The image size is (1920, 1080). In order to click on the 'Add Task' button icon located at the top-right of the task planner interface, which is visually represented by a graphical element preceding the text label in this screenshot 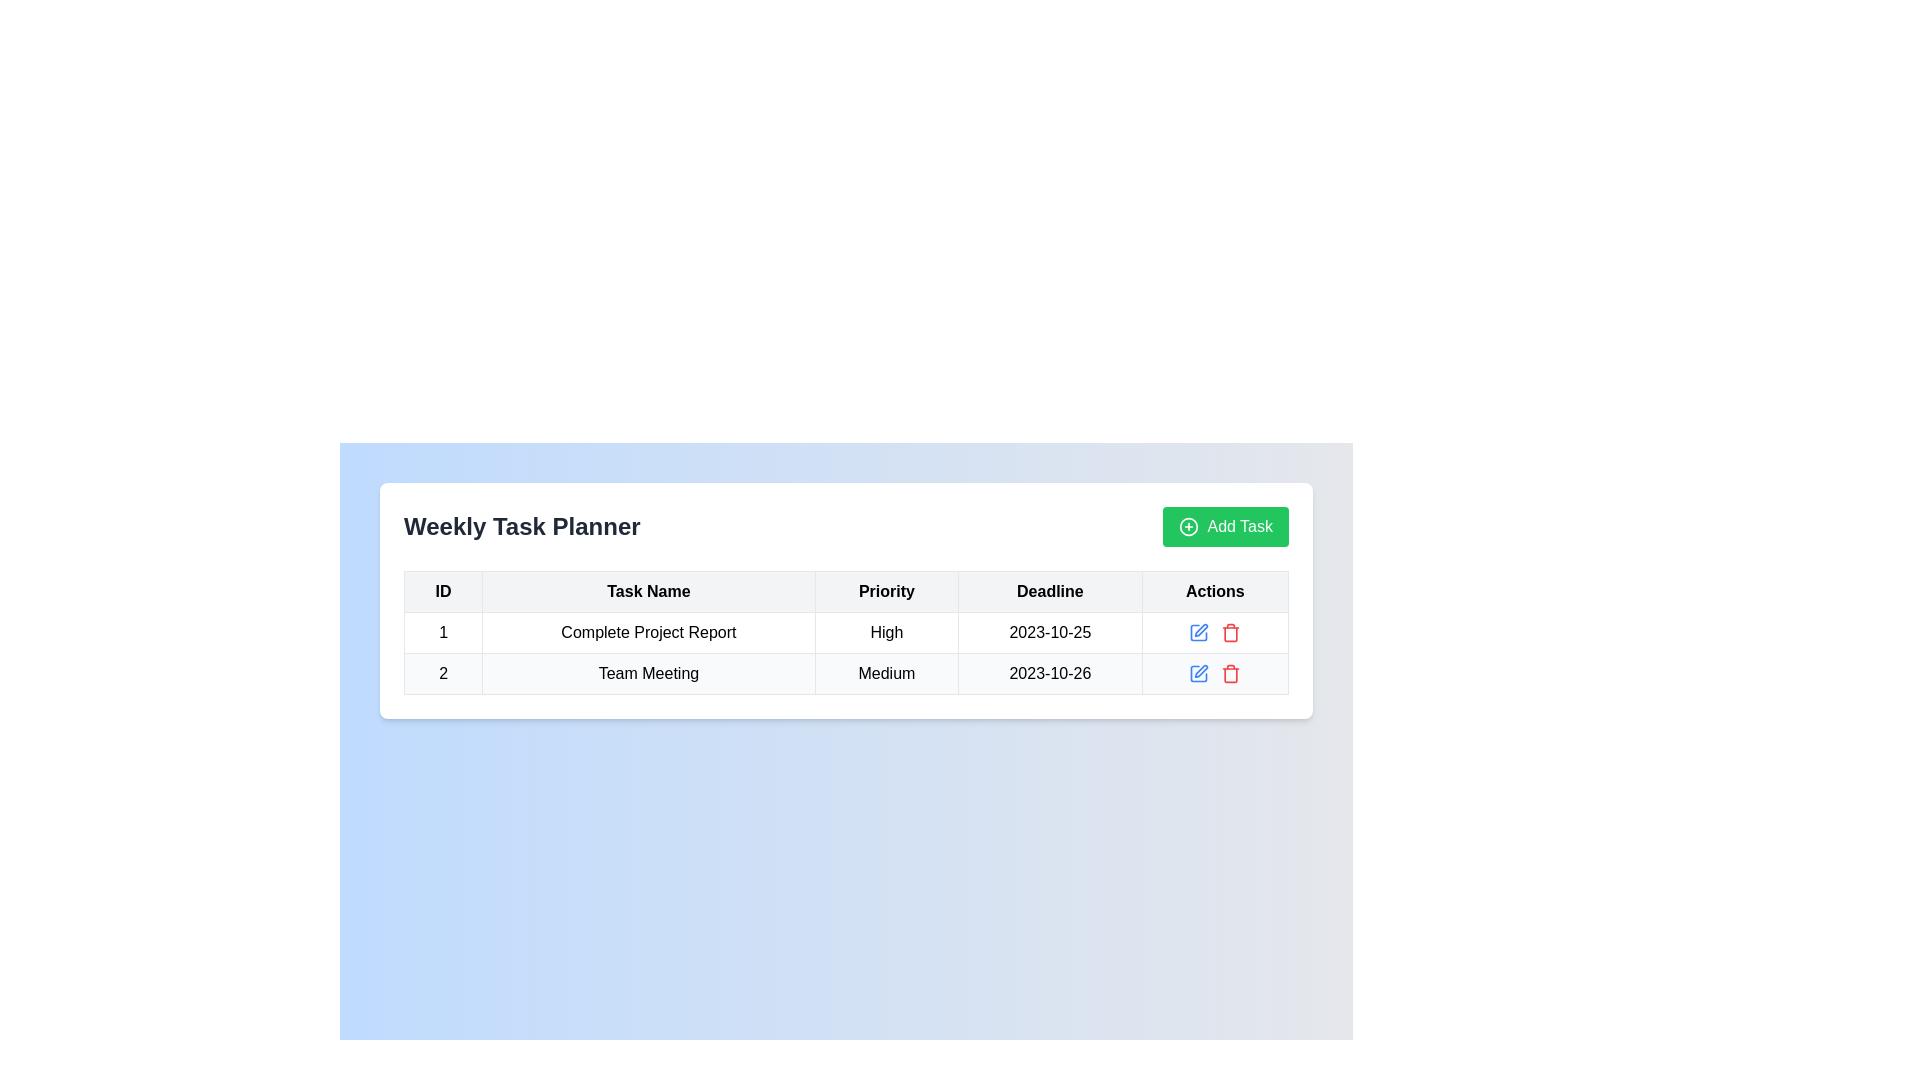, I will do `click(1189, 526)`.